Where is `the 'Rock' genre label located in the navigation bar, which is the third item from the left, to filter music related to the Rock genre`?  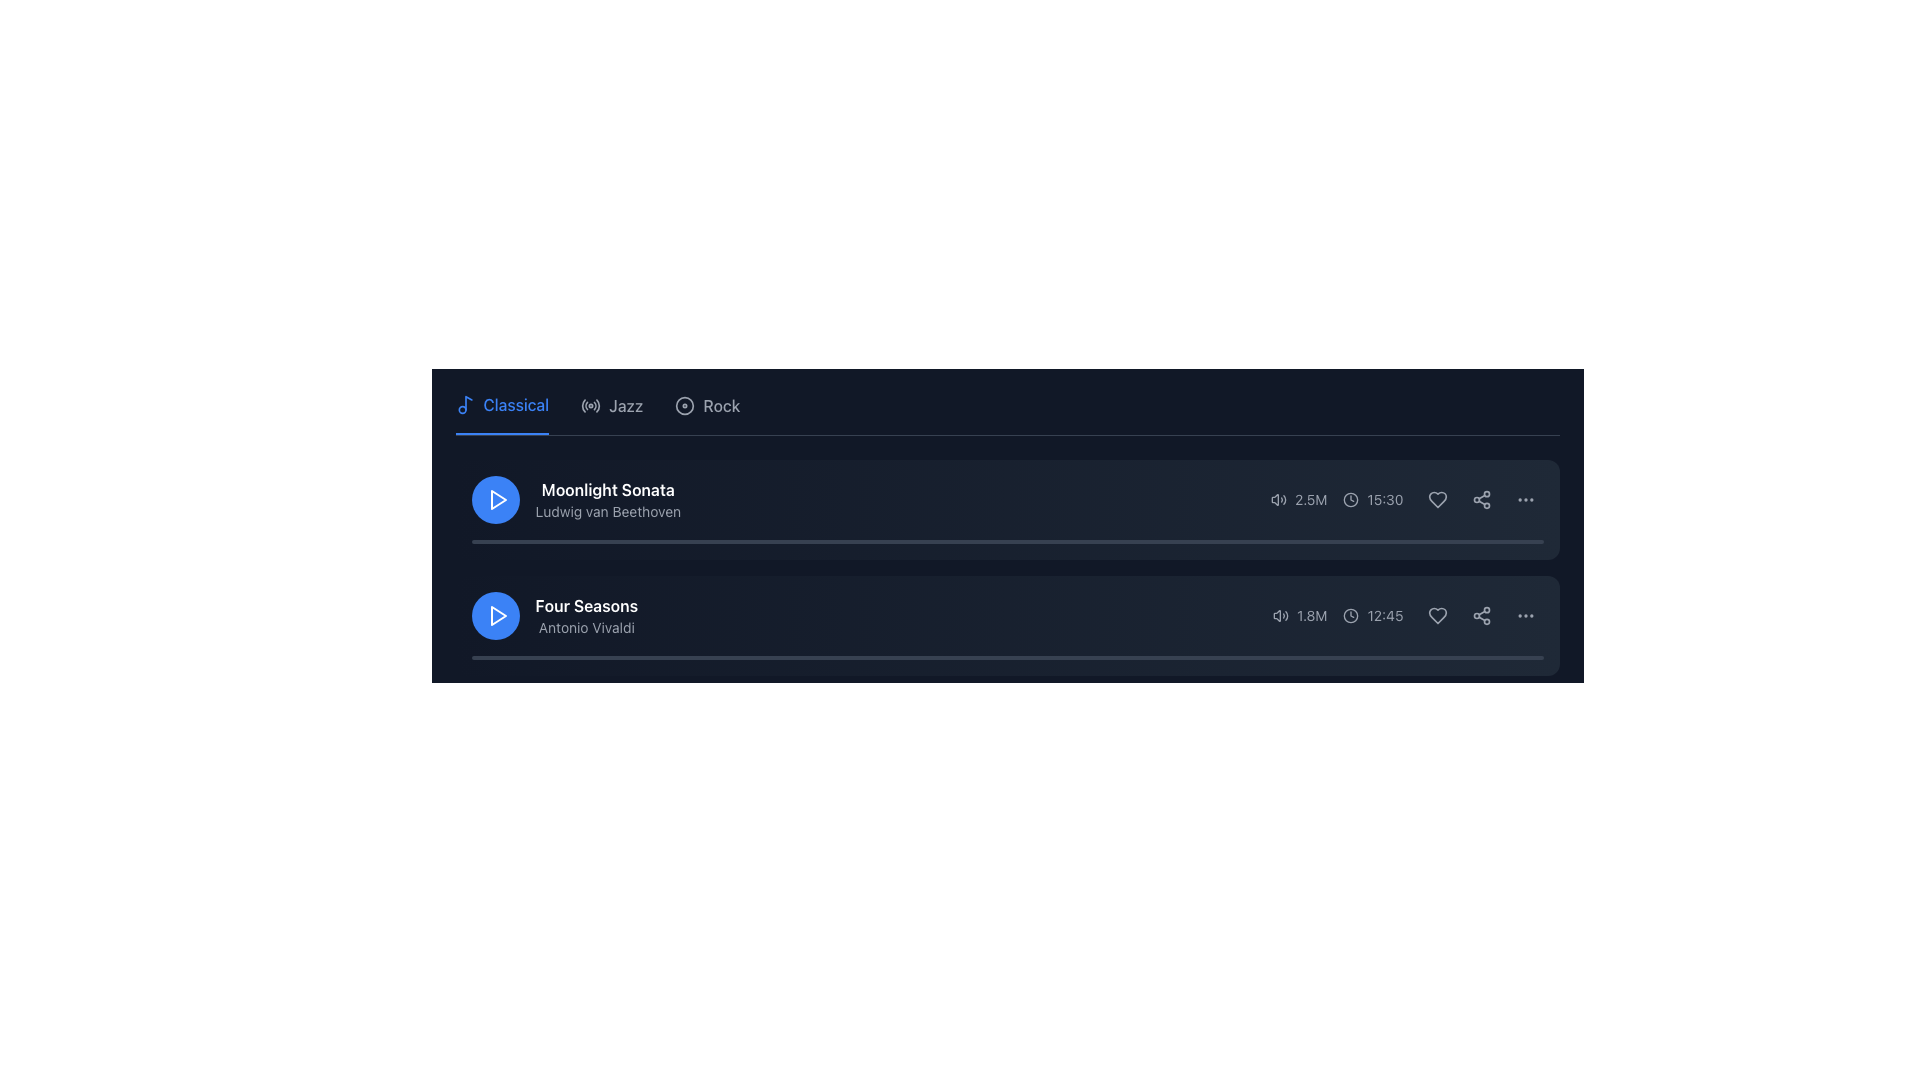 the 'Rock' genre label located in the navigation bar, which is the third item from the left, to filter music related to the Rock genre is located at coordinates (720, 405).